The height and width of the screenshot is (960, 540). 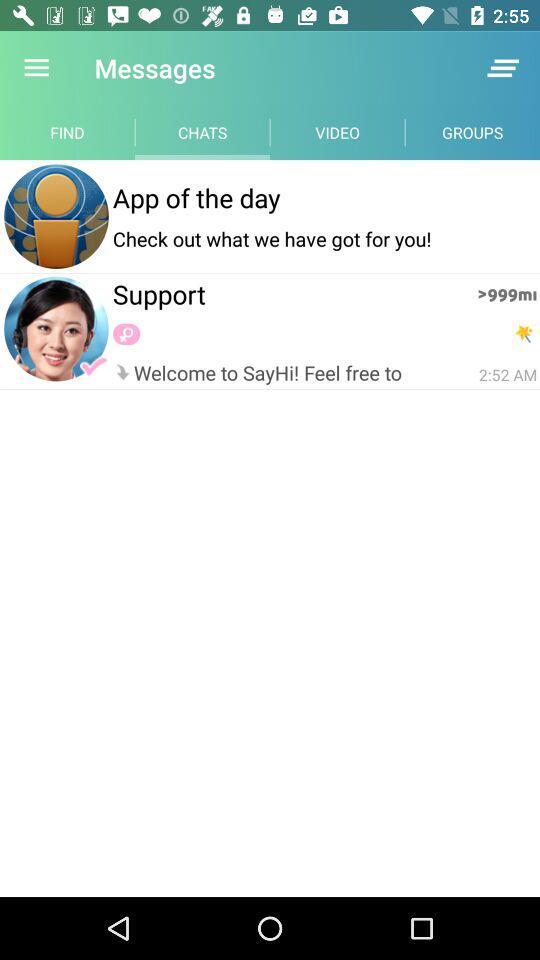 I want to click on chats, so click(x=202, y=131).